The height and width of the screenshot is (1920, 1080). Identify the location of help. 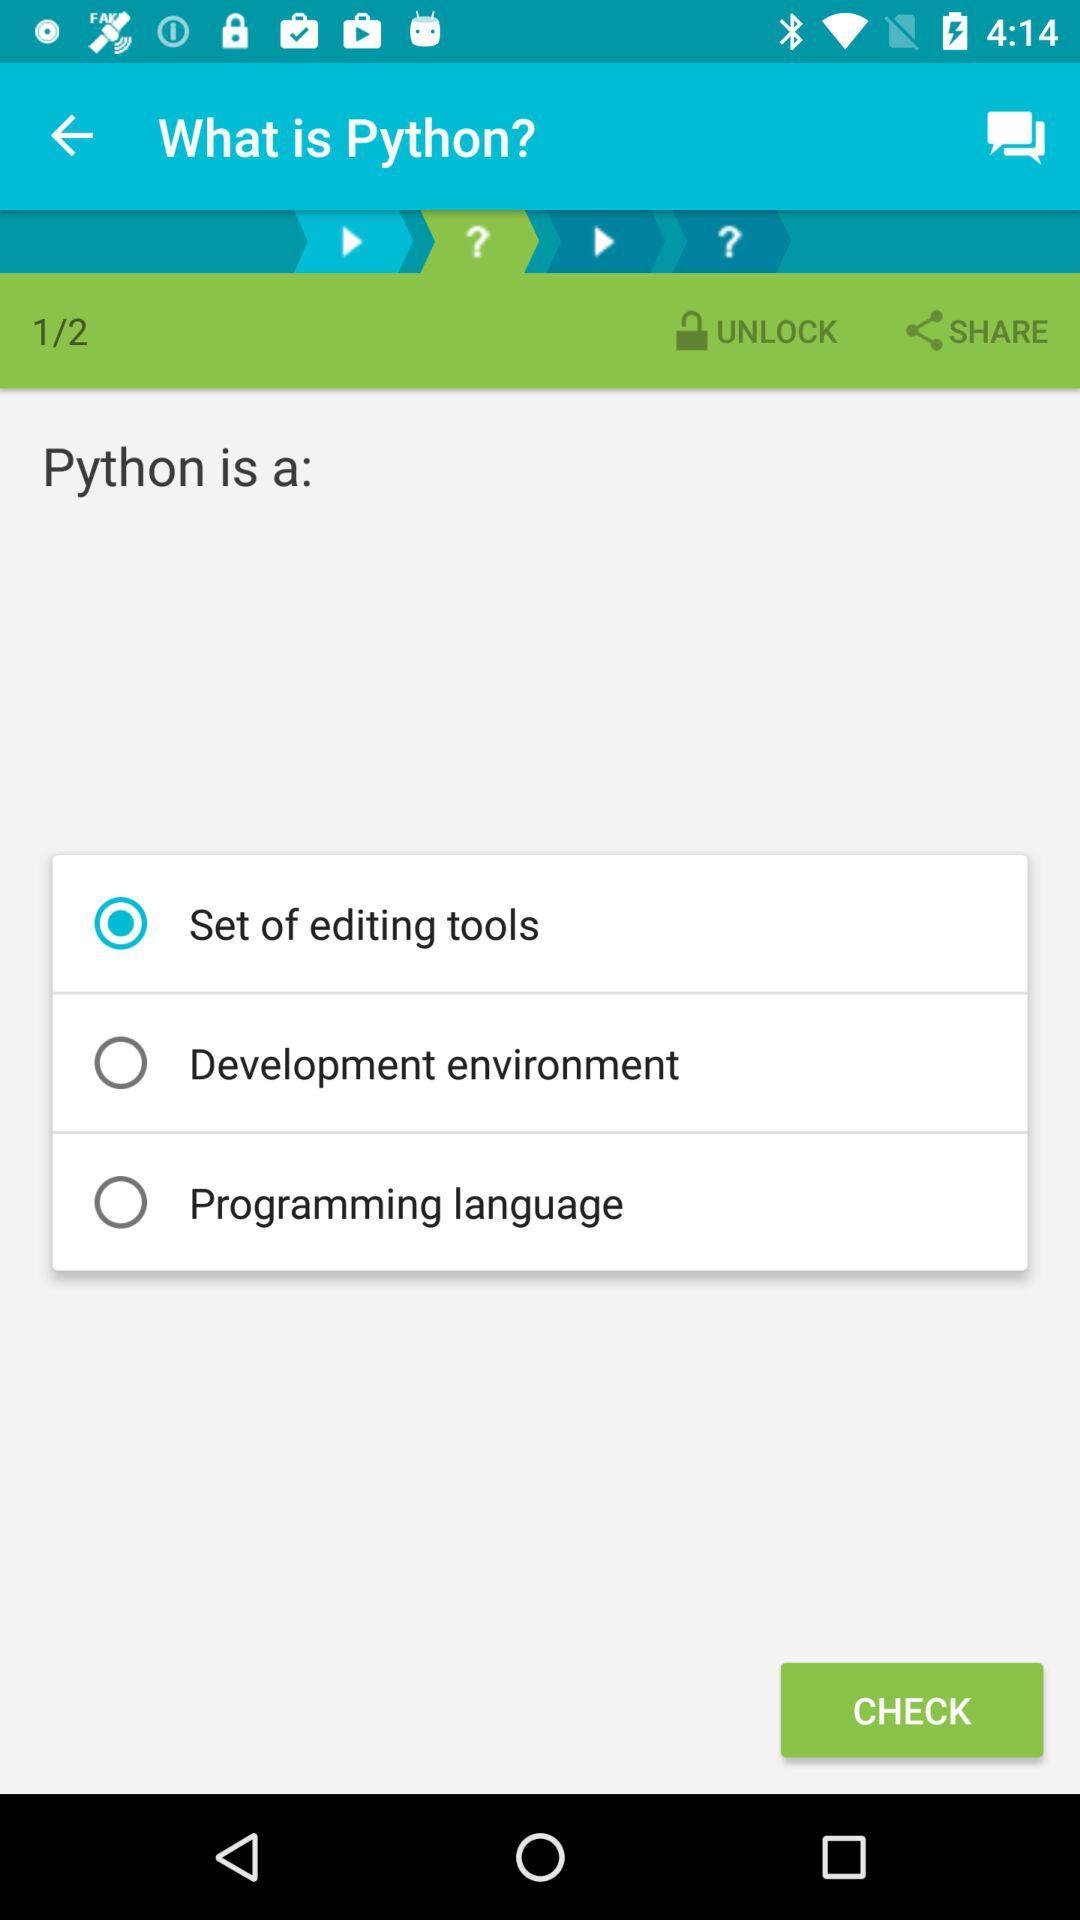
(477, 240).